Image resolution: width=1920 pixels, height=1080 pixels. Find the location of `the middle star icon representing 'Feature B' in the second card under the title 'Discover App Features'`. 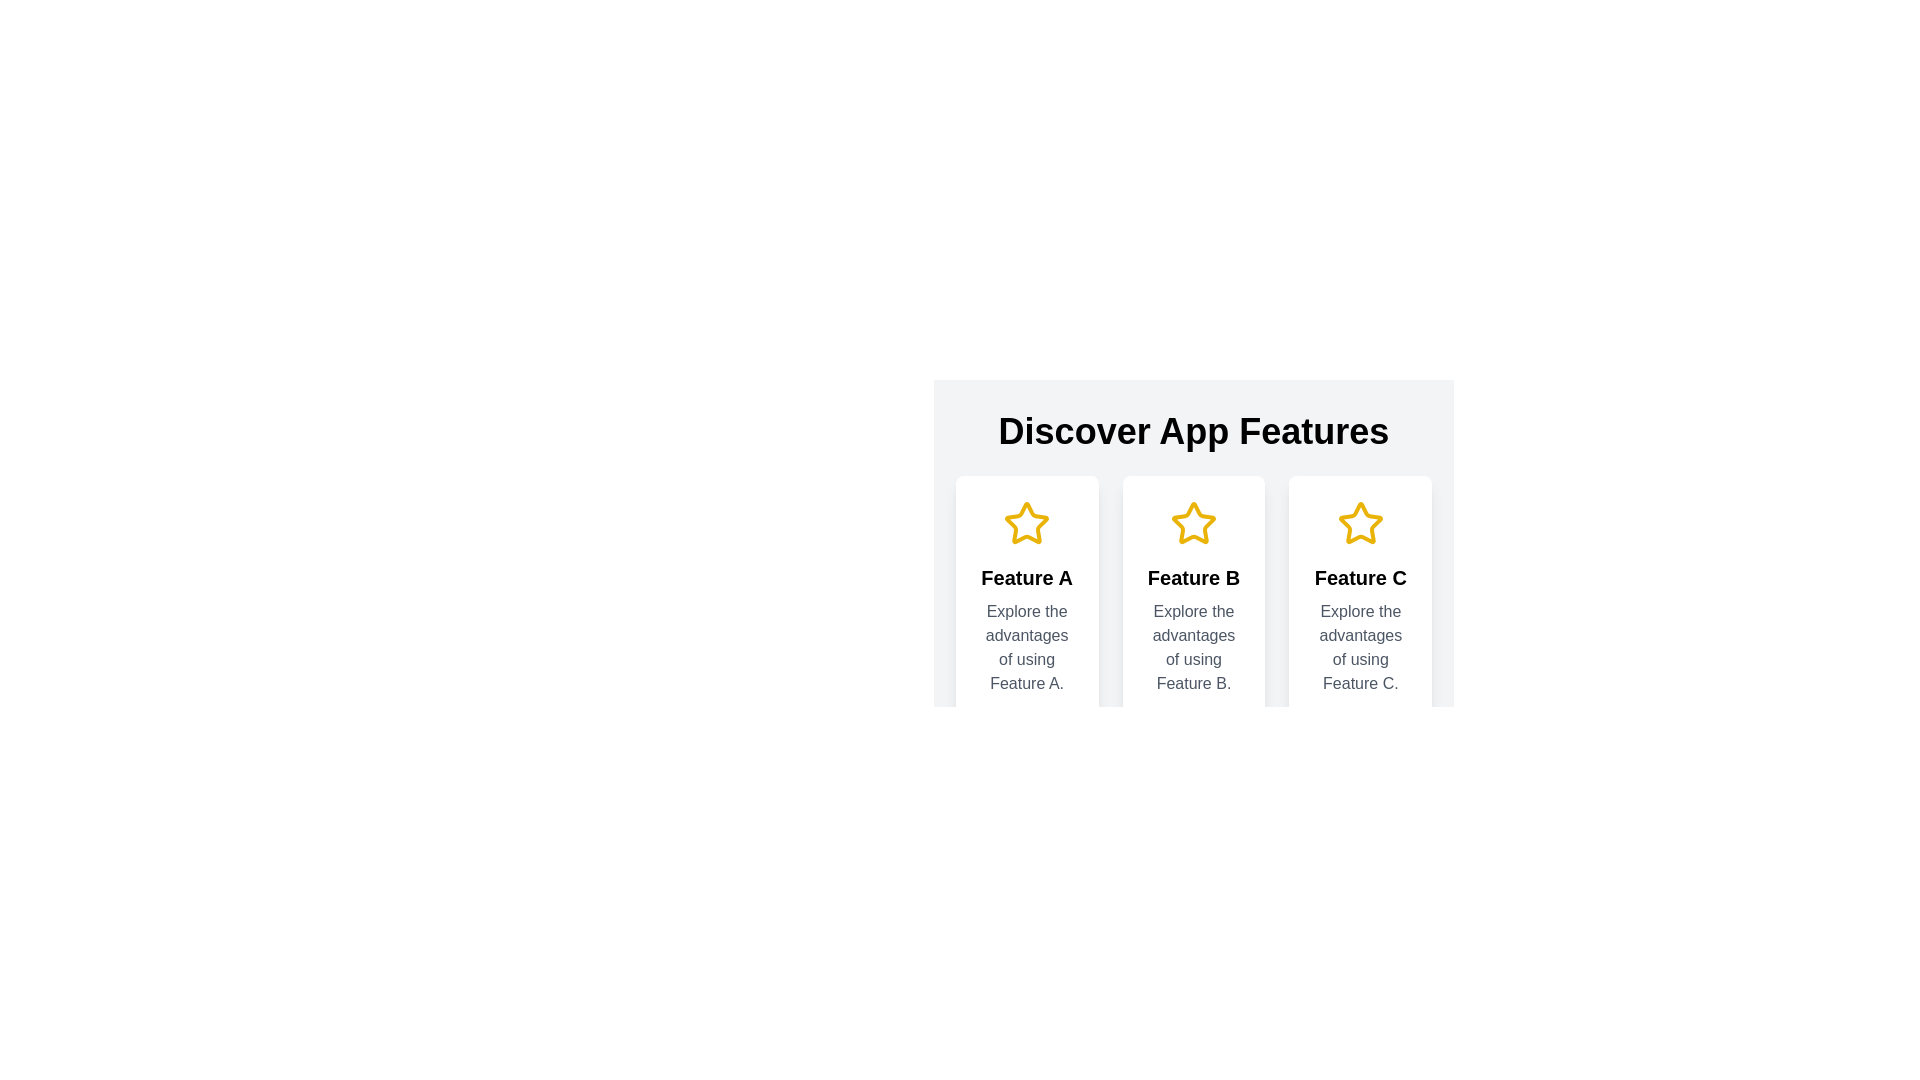

the middle star icon representing 'Feature B' in the second card under the title 'Discover App Features' is located at coordinates (1194, 522).